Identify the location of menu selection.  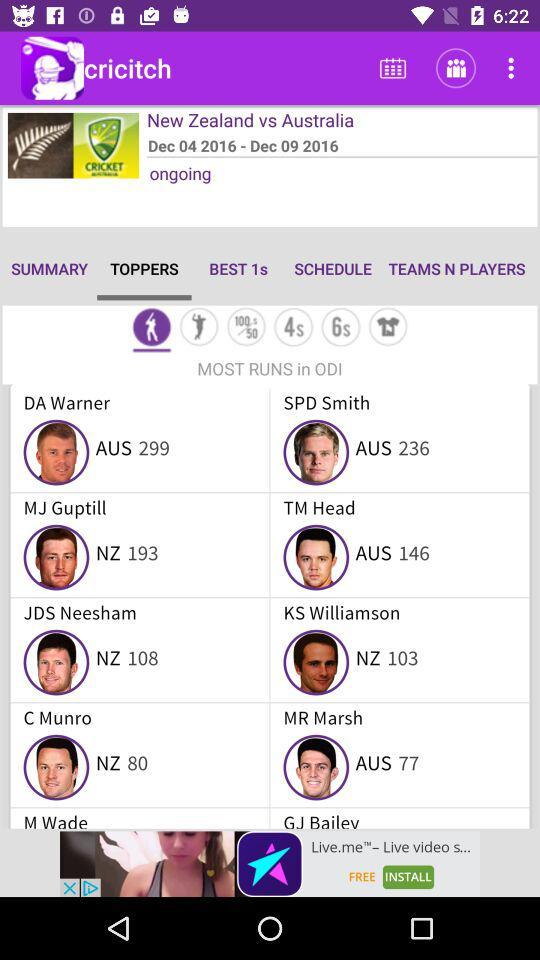
(199, 329).